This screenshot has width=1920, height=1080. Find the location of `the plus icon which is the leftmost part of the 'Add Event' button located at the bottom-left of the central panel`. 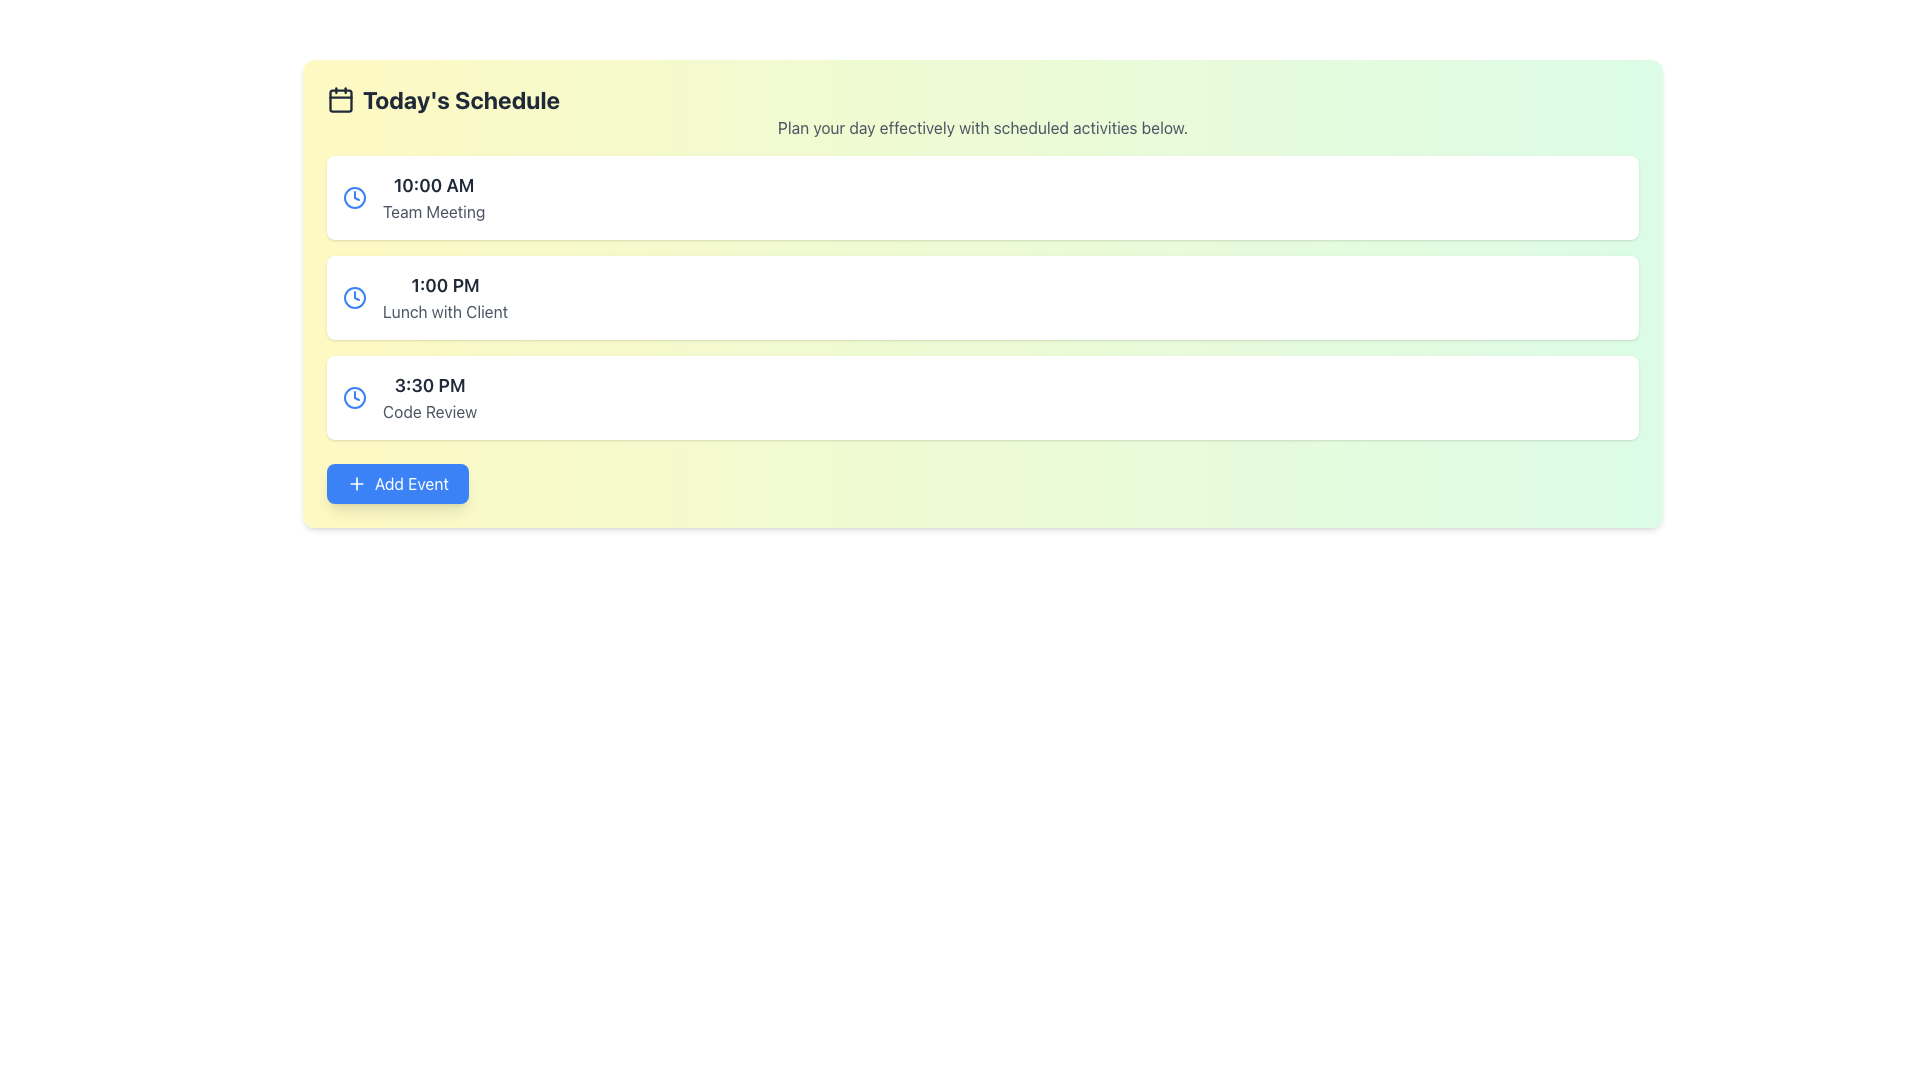

the plus icon which is the leftmost part of the 'Add Event' button located at the bottom-left of the central panel is located at coordinates (356, 483).